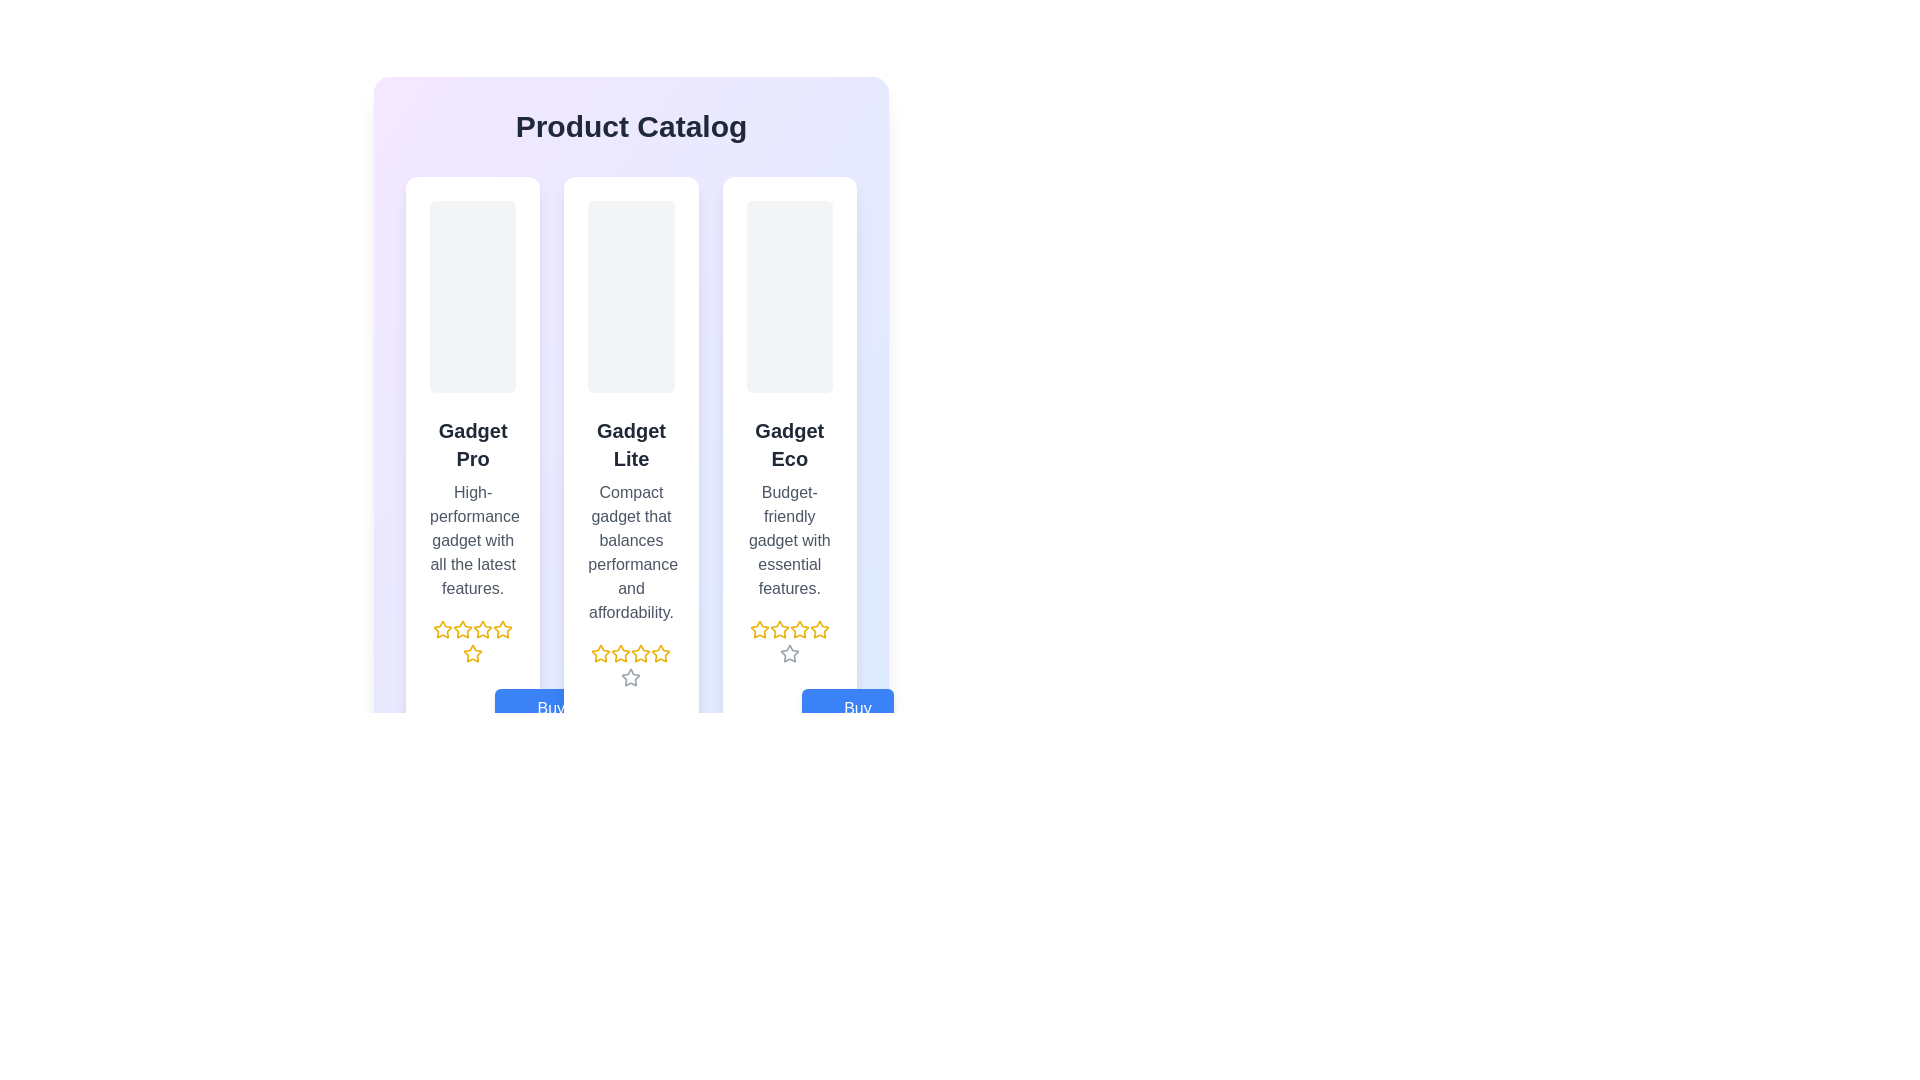 This screenshot has width=1920, height=1080. I want to click on the third star rating icon located in the rating section beneath the title 'Gadget Eco', so click(819, 628).